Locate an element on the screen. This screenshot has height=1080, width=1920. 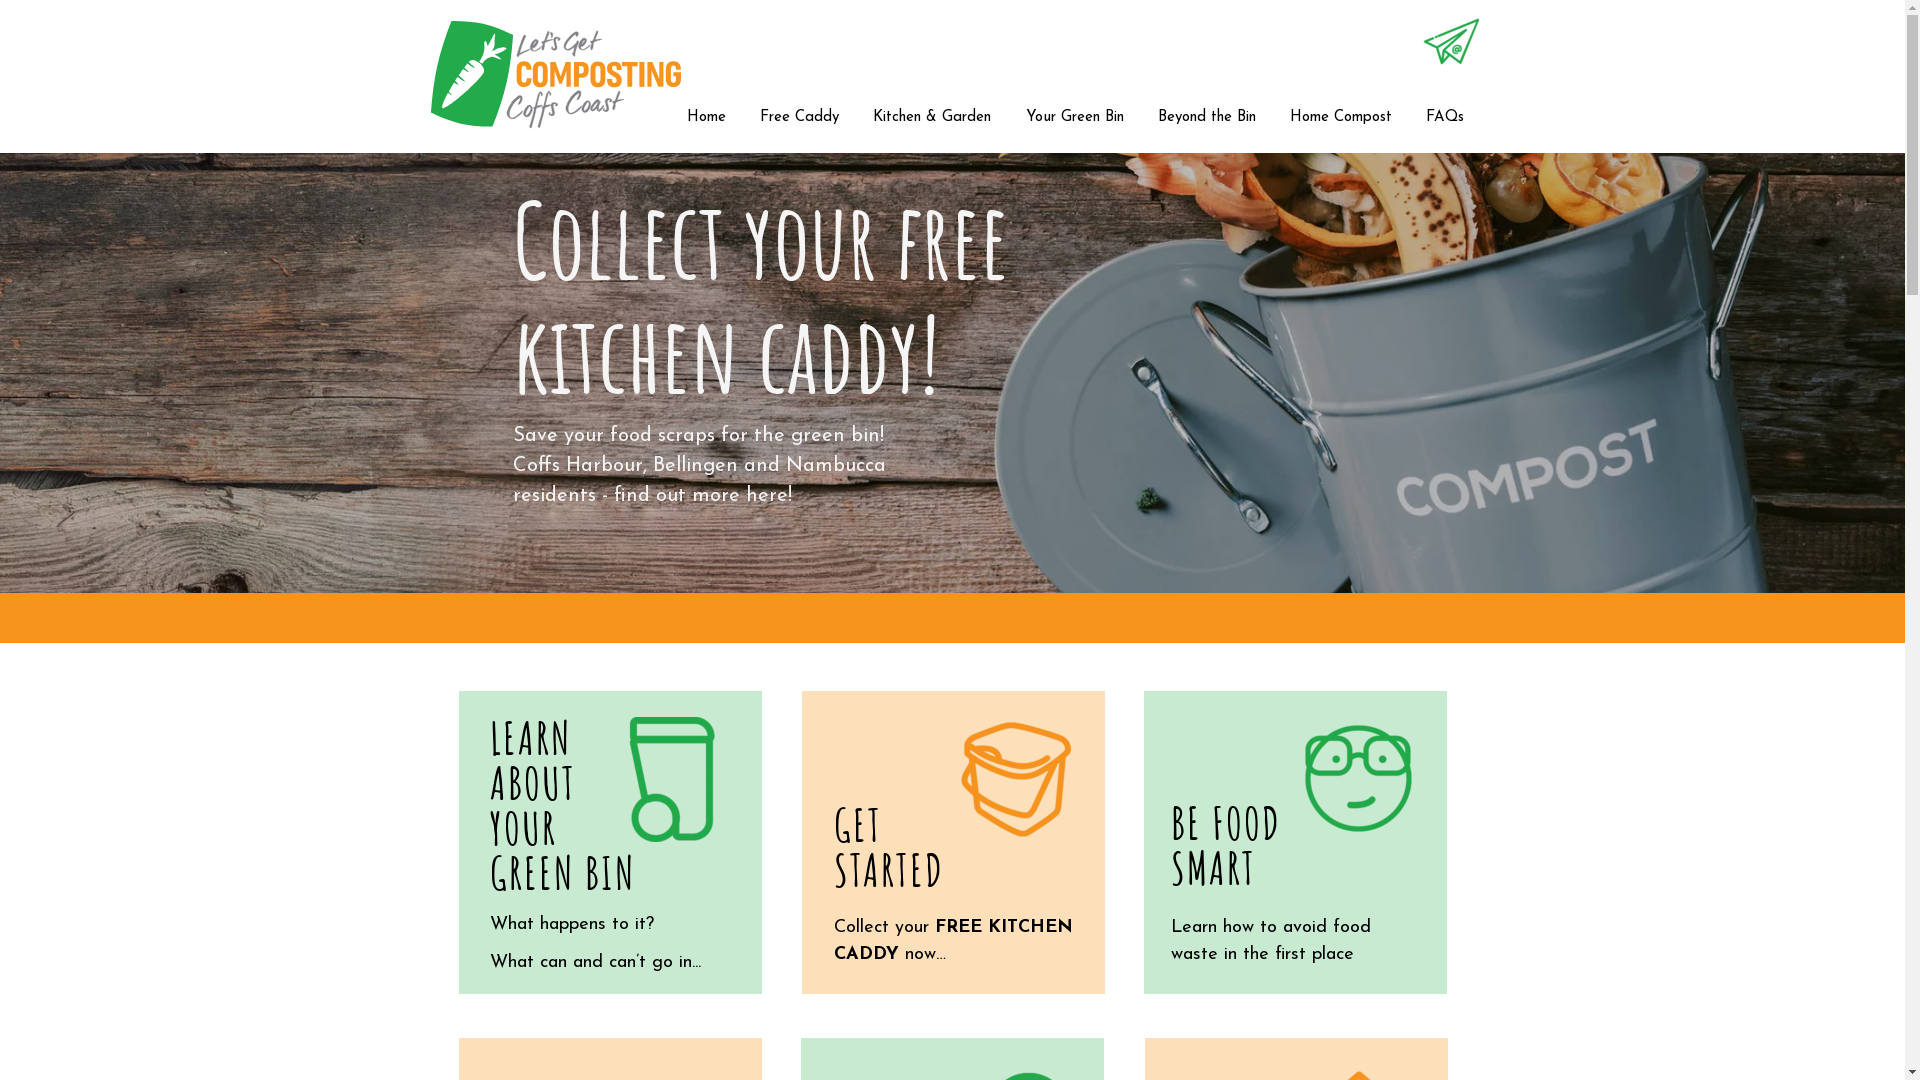
'Kitchen & Garden' is located at coordinates (862, 118).